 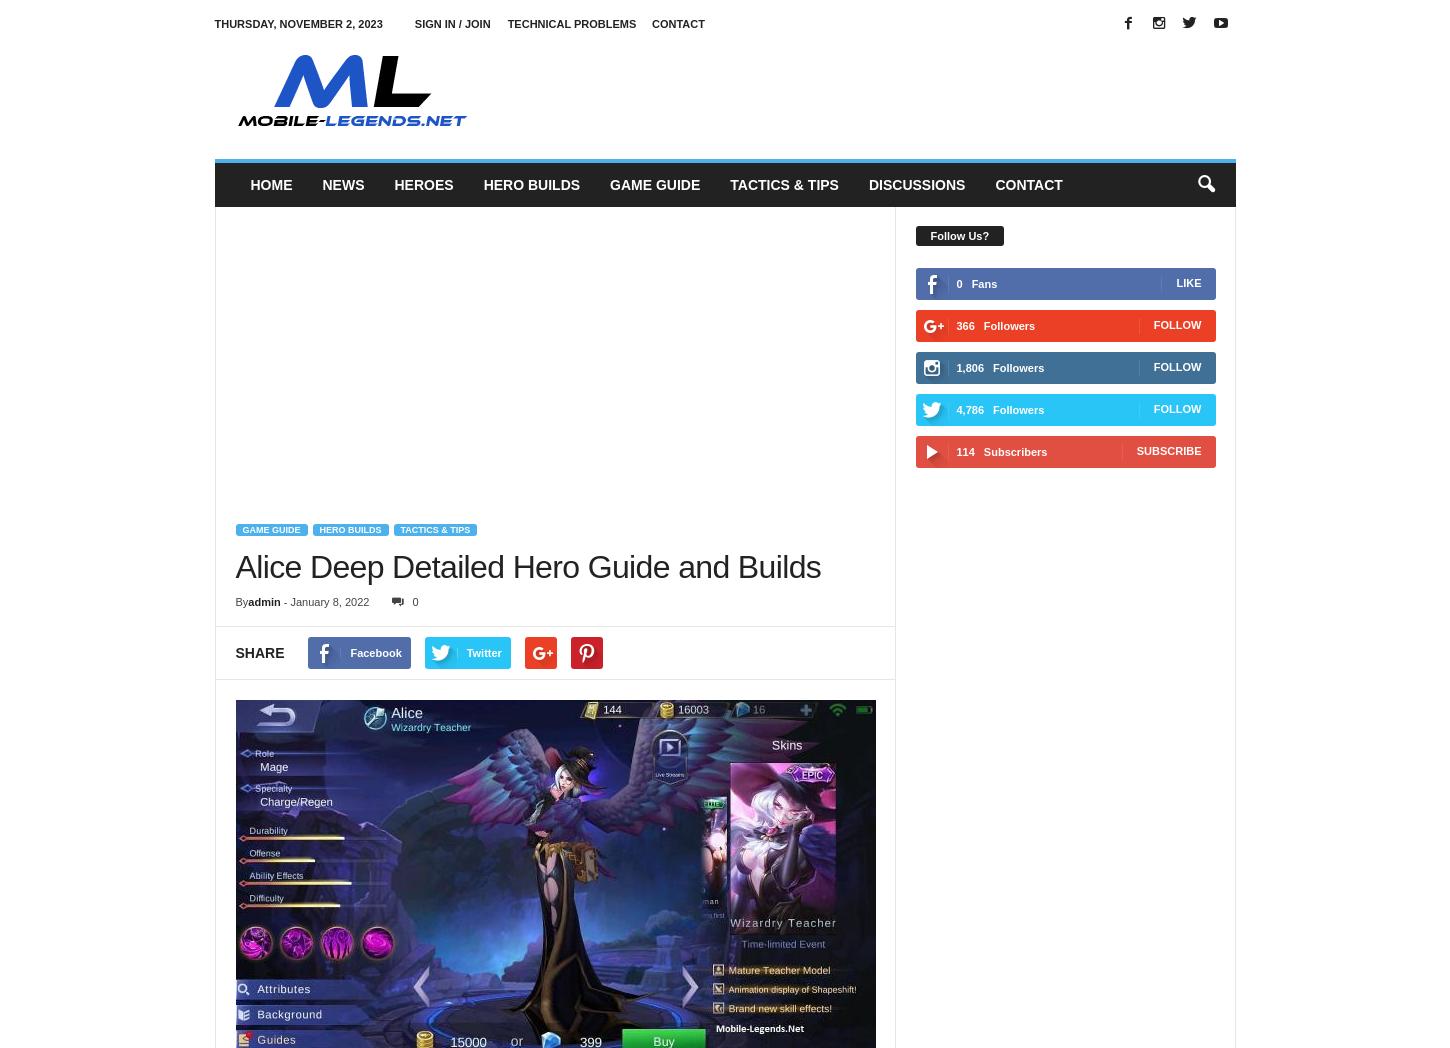 What do you see at coordinates (1014, 450) in the screenshot?
I see `'Subscribers'` at bounding box center [1014, 450].